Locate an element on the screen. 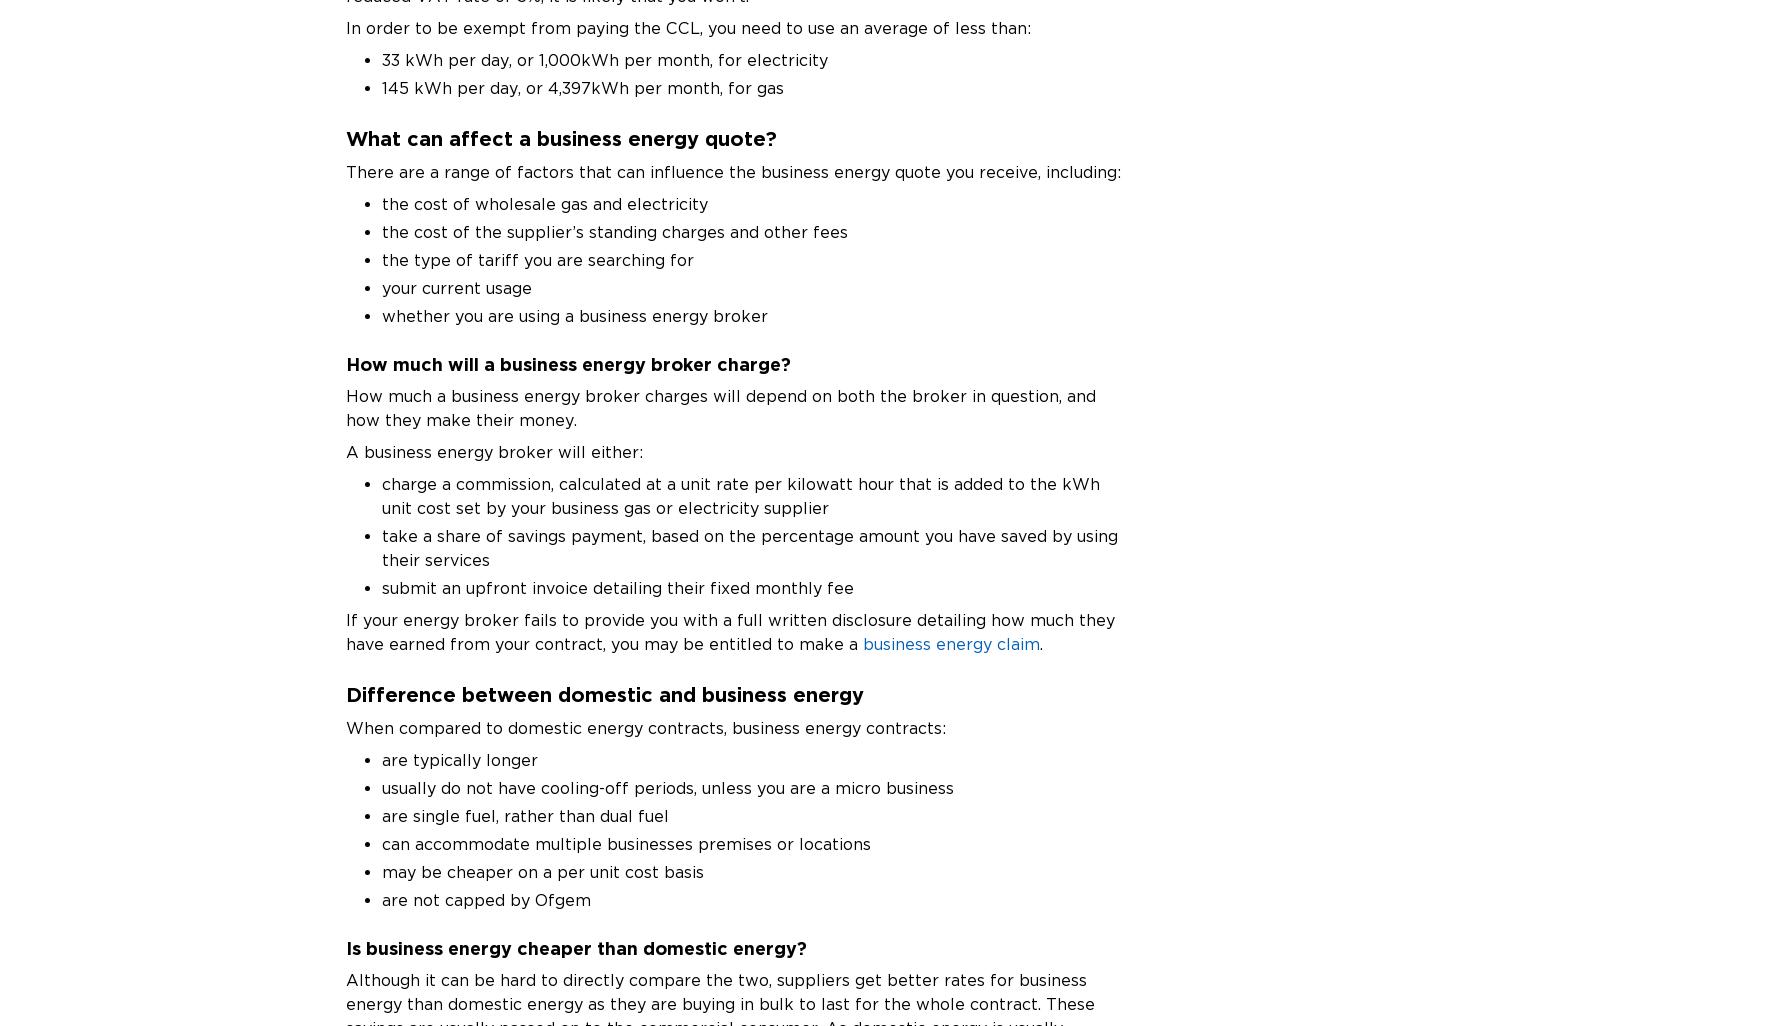  'may be cheaper on a per unit cost basis' is located at coordinates (543, 871).